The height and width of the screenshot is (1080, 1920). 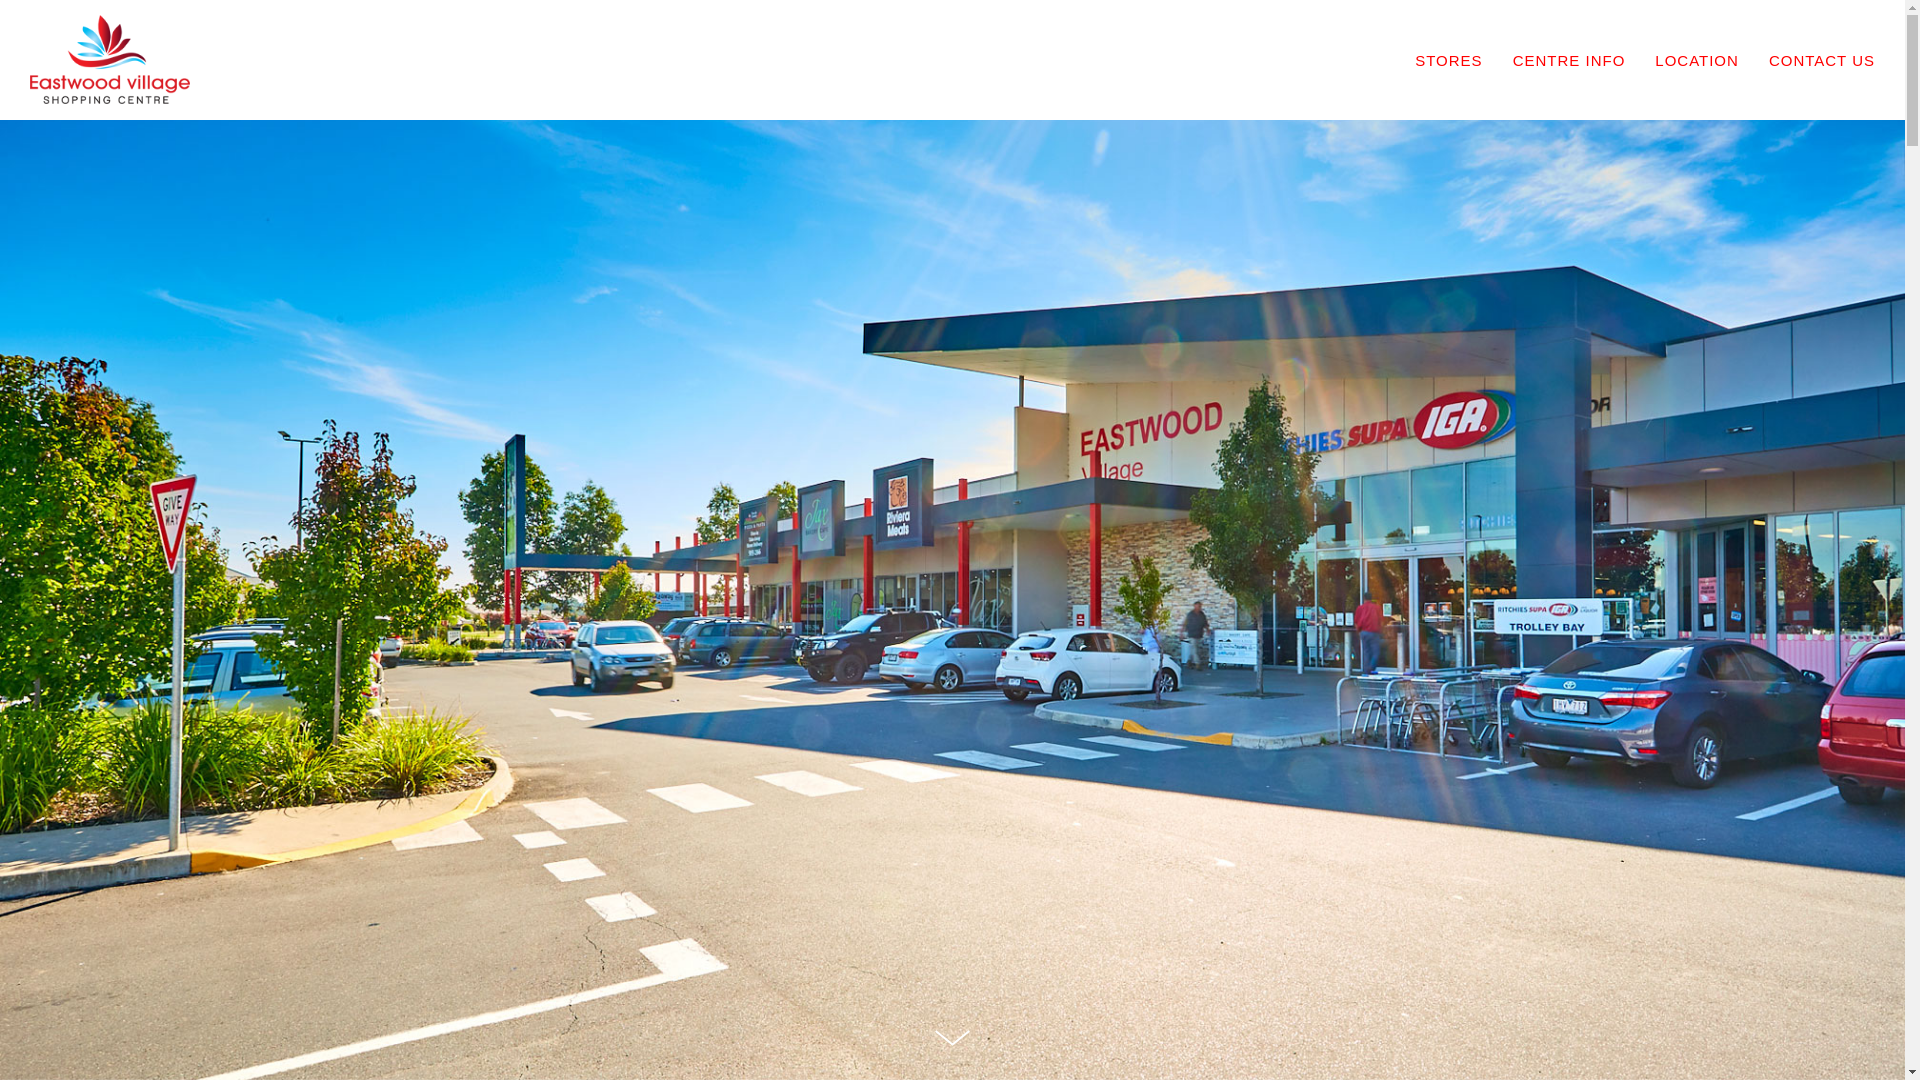 I want to click on 'CONTACT US', so click(x=1822, y=59).